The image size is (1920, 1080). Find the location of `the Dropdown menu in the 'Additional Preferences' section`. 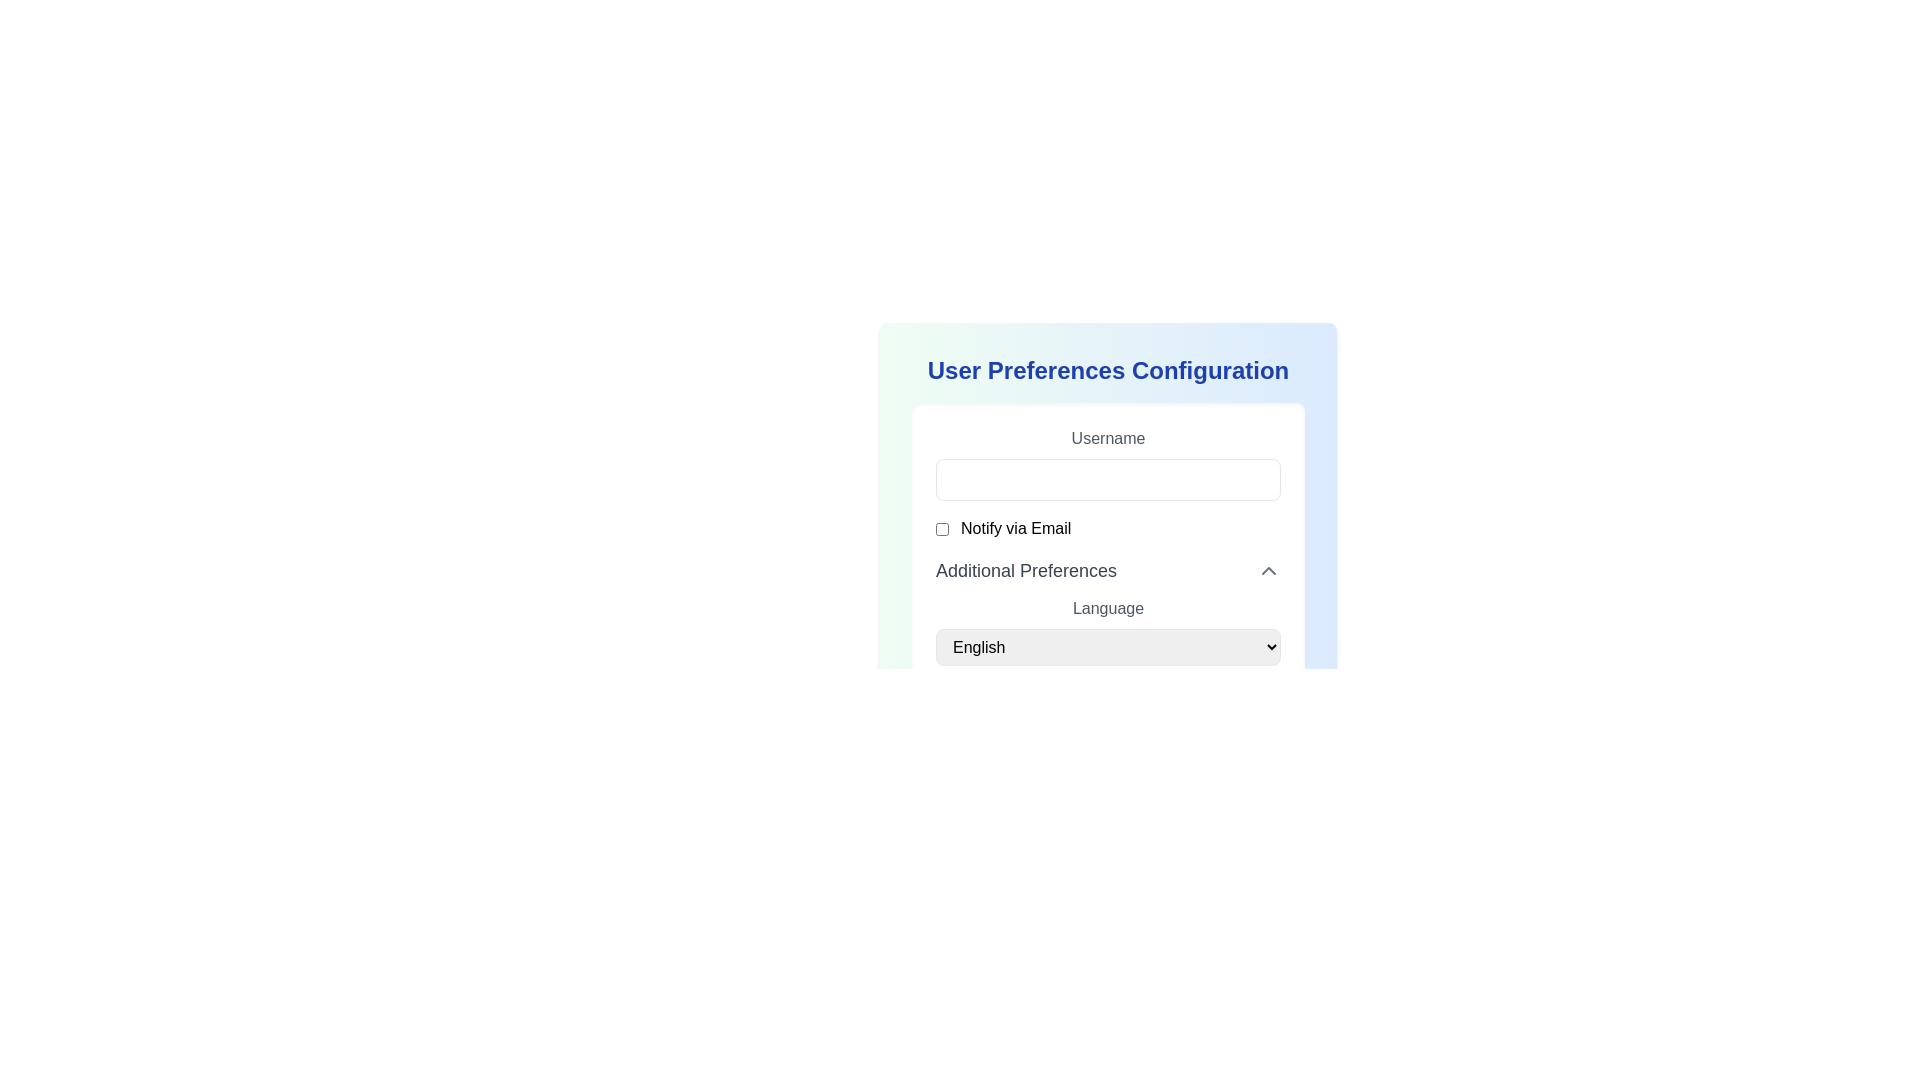

the Dropdown menu in the 'Additional Preferences' section is located at coordinates (1107, 631).